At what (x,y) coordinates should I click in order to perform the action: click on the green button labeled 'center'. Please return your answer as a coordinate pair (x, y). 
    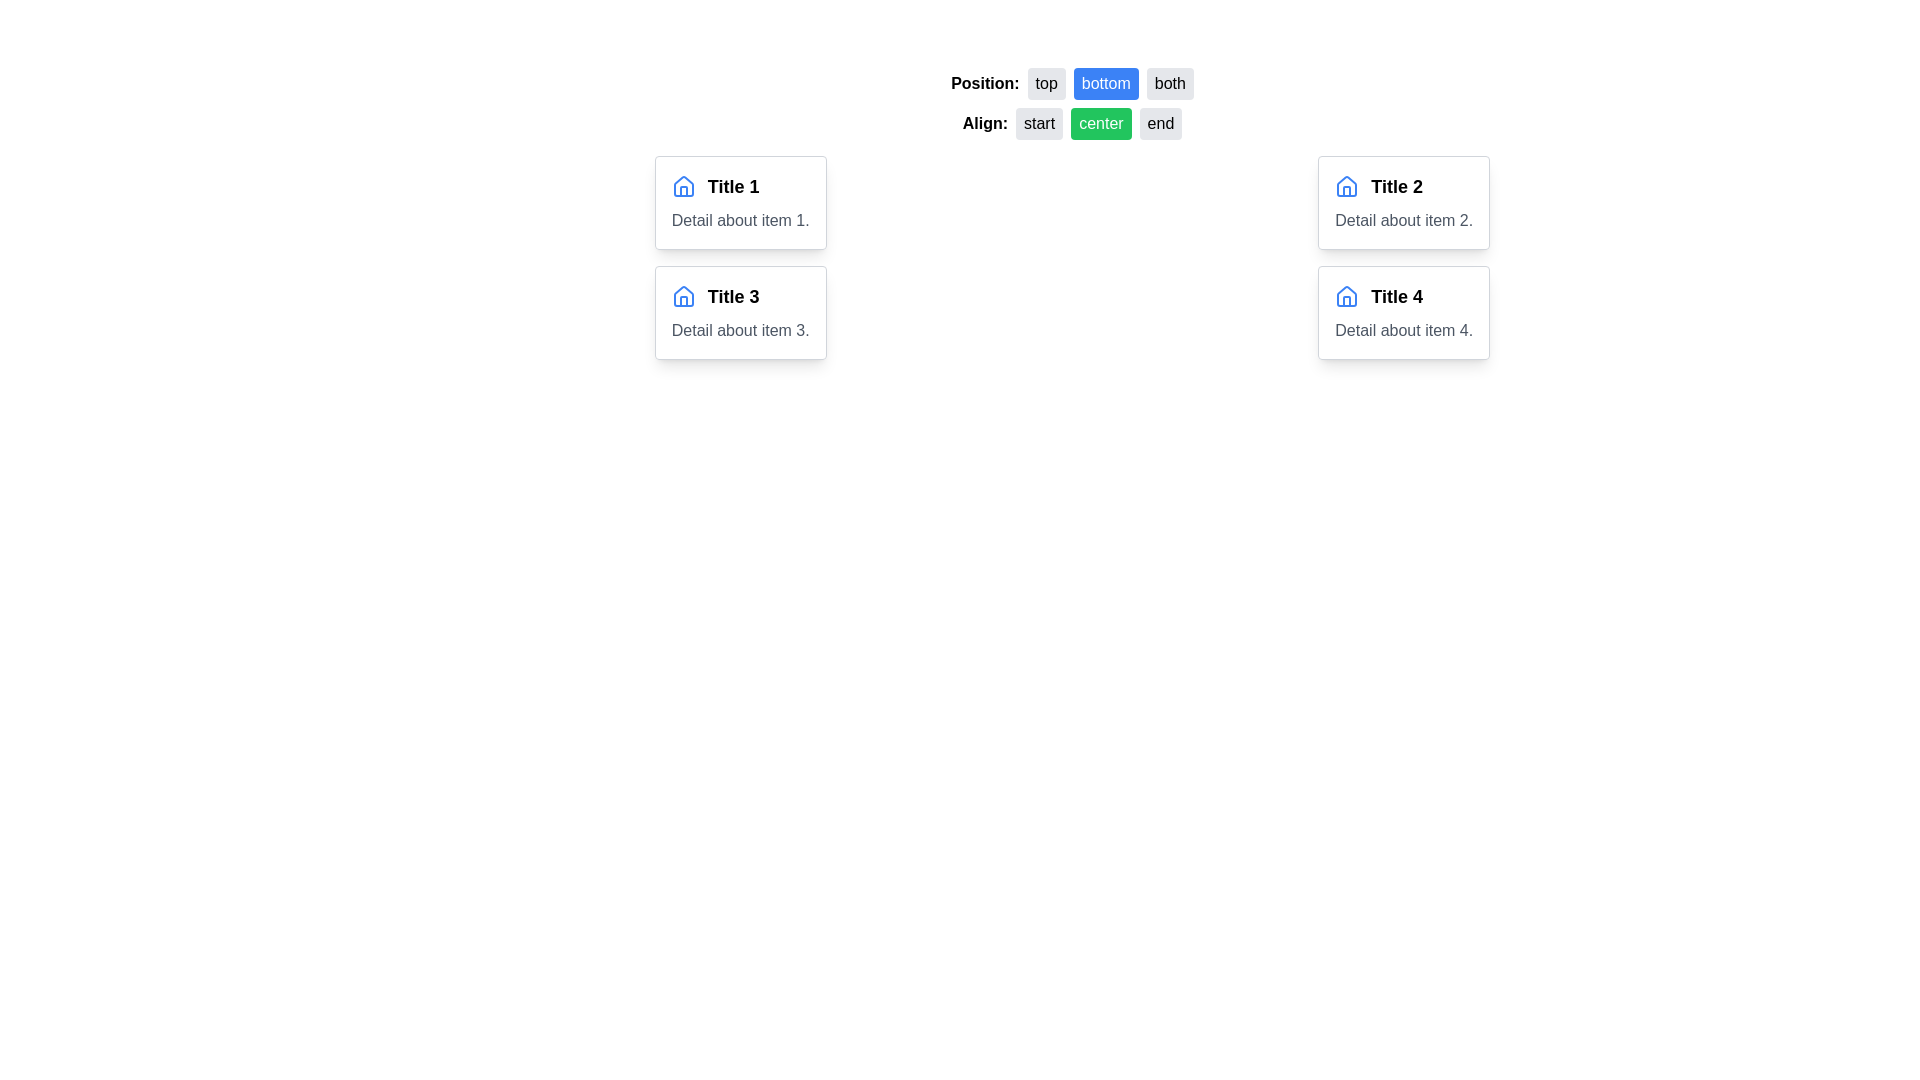
    Looking at the image, I should click on (1071, 123).